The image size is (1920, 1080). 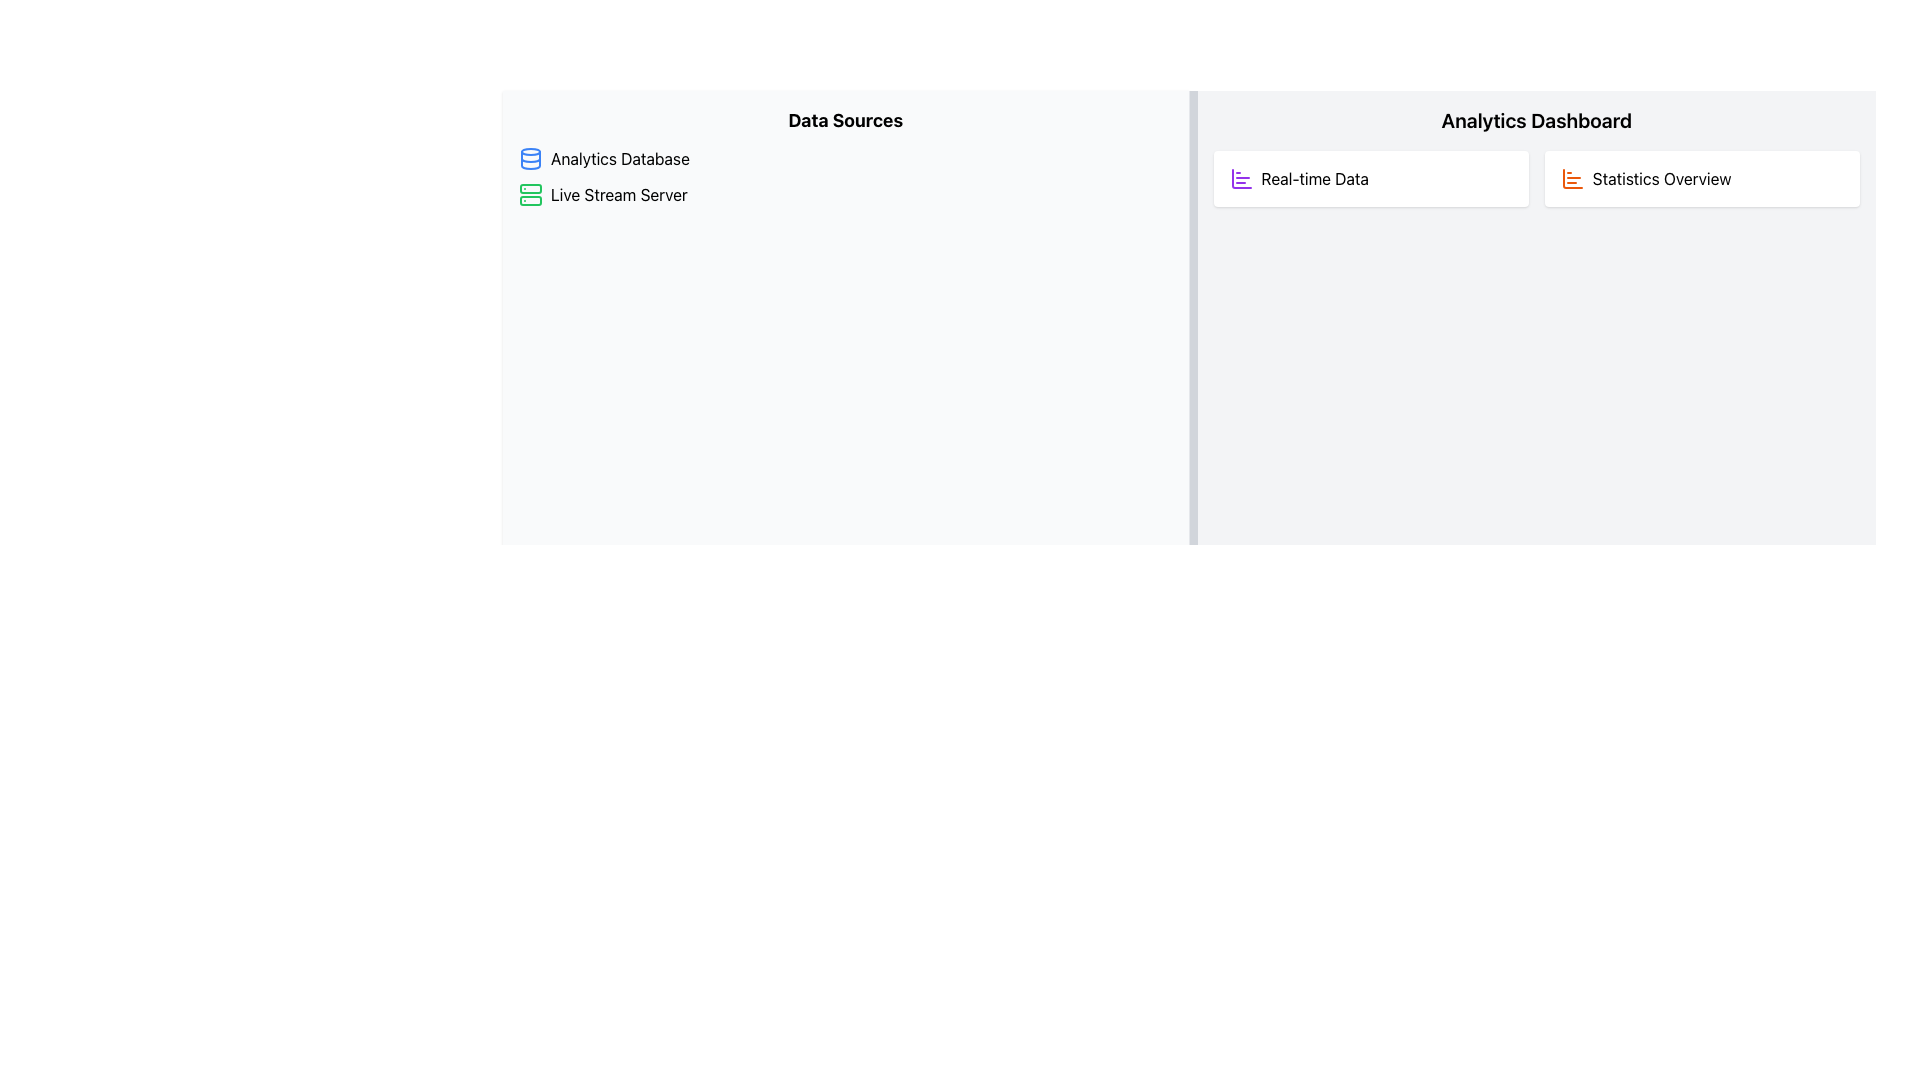 What do you see at coordinates (531, 189) in the screenshot?
I see `the upper rectangle of the server icon, which is part of the decorative component representing the server next to the 'Live Stream Server' text under the 'Data Sources' heading` at bounding box center [531, 189].